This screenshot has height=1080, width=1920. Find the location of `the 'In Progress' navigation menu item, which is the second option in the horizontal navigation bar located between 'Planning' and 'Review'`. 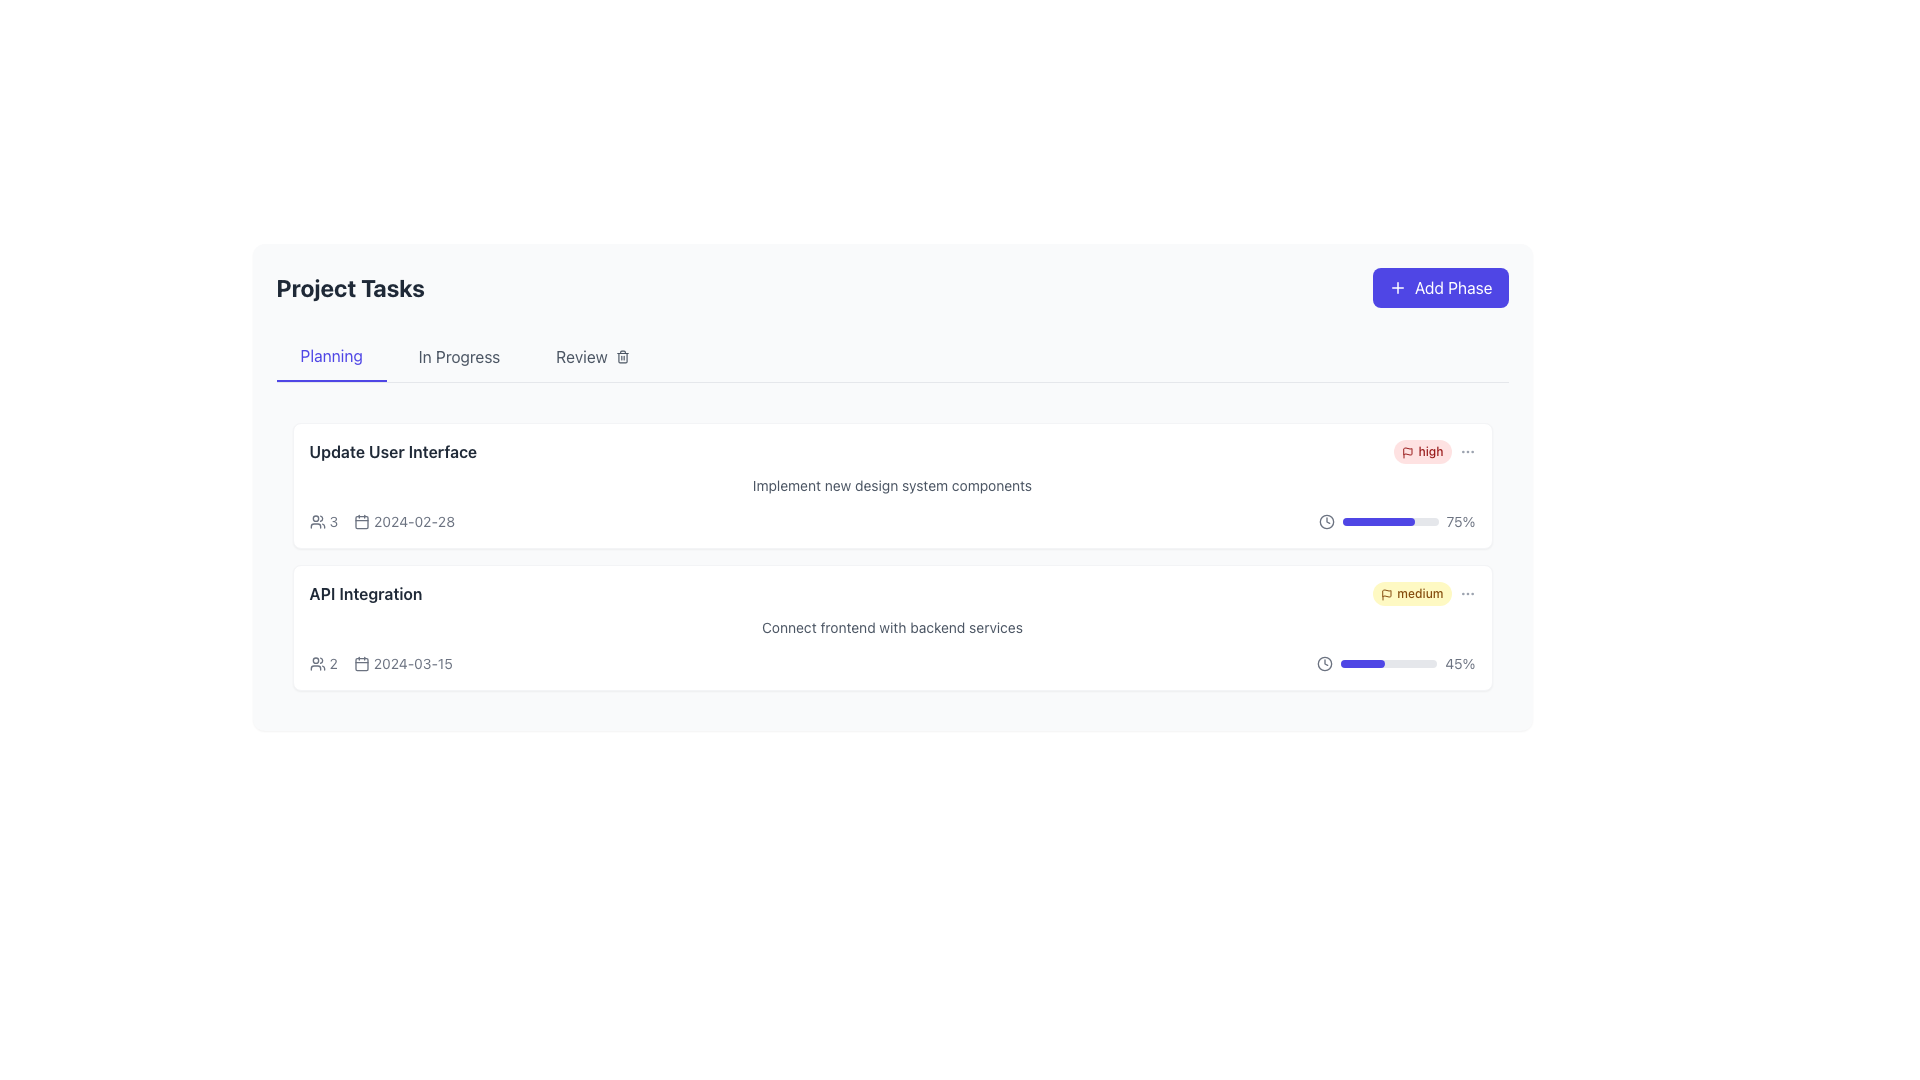

the 'In Progress' navigation menu item, which is the second option in the horizontal navigation bar located between 'Planning' and 'Review' is located at coordinates (458, 356).